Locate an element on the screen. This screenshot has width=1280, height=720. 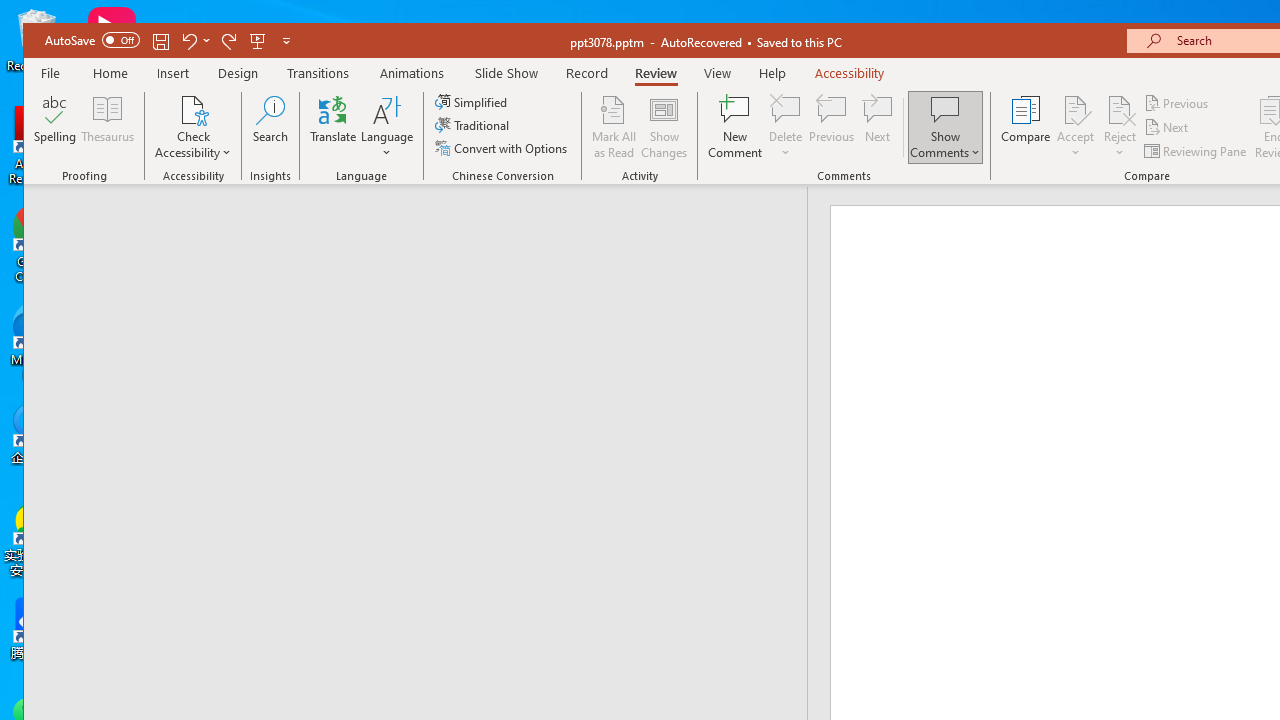
'Translate' is located at coordinates (333, 127).